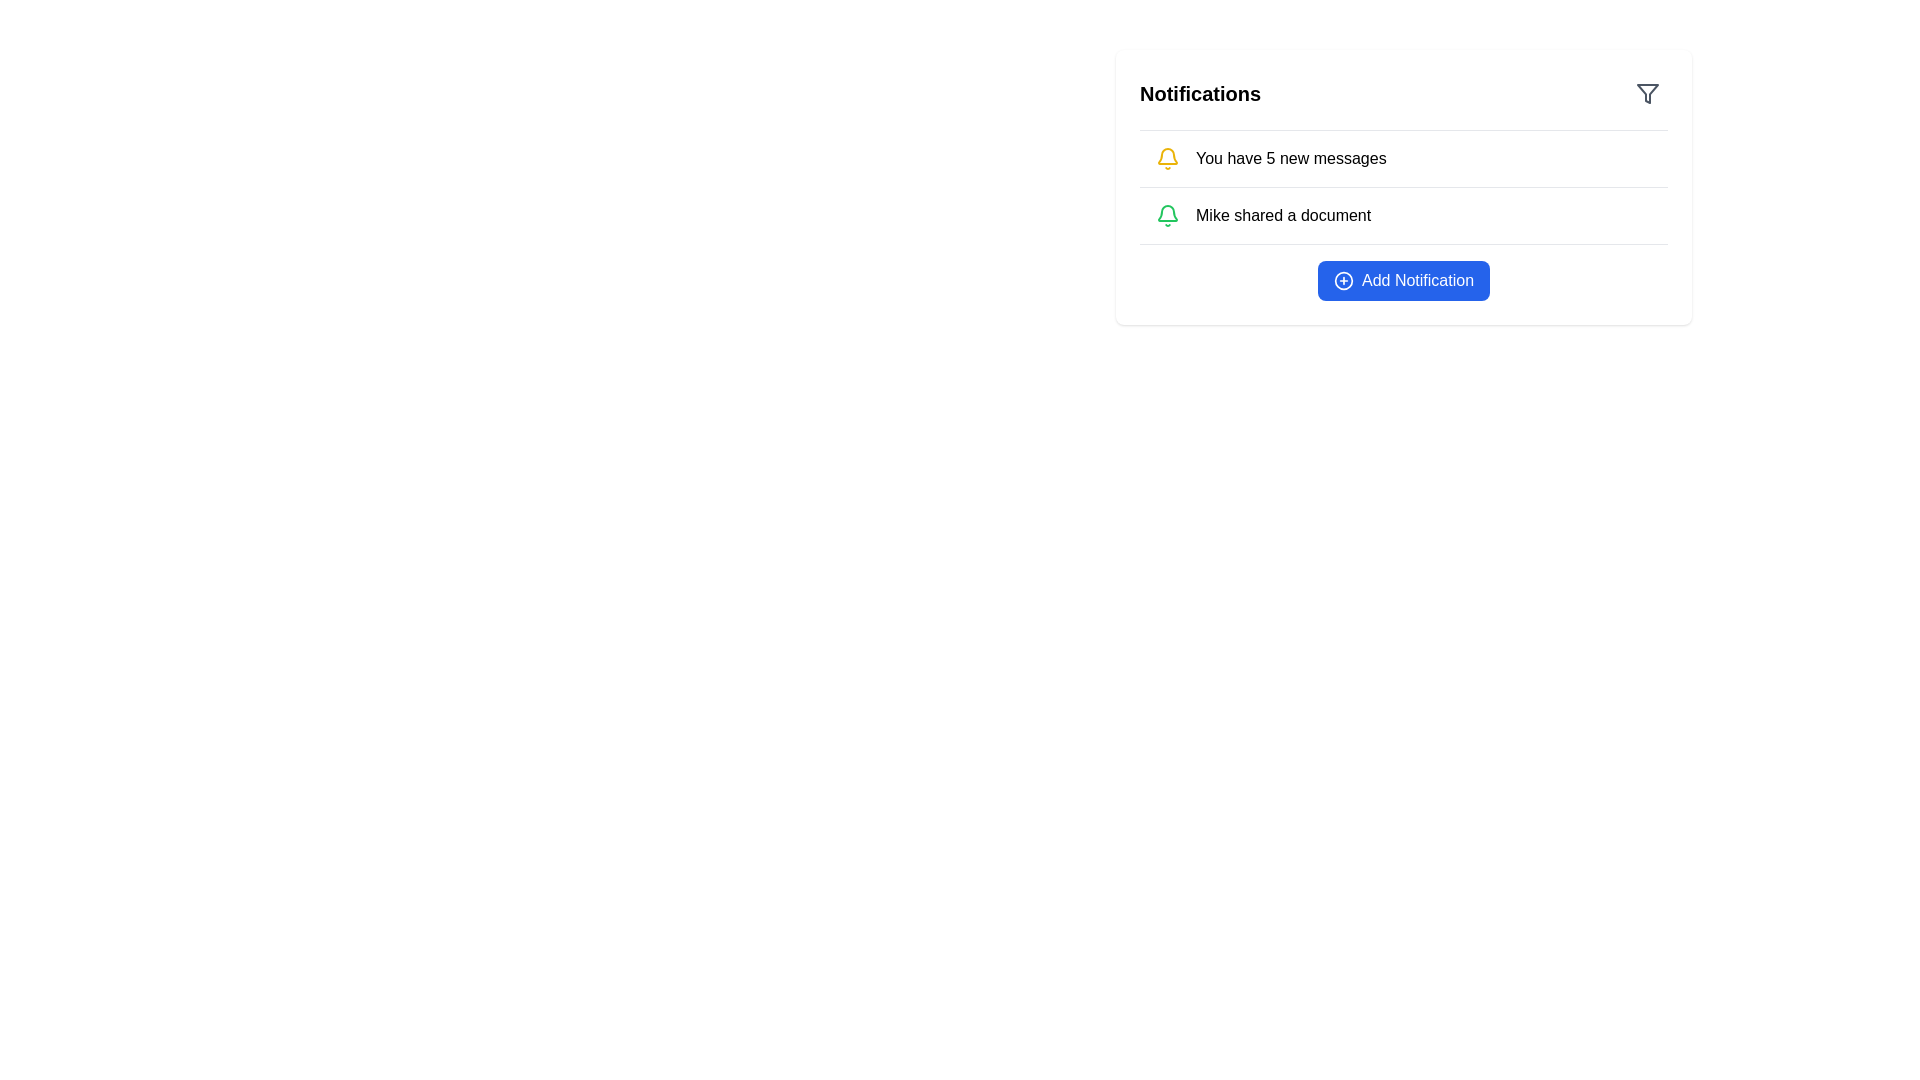 This screenshot has height=1080, width=1920. I want to click on the bell icon located to the left of the text description 'Mike shared a document' in the notification list, so click(1167, 216).